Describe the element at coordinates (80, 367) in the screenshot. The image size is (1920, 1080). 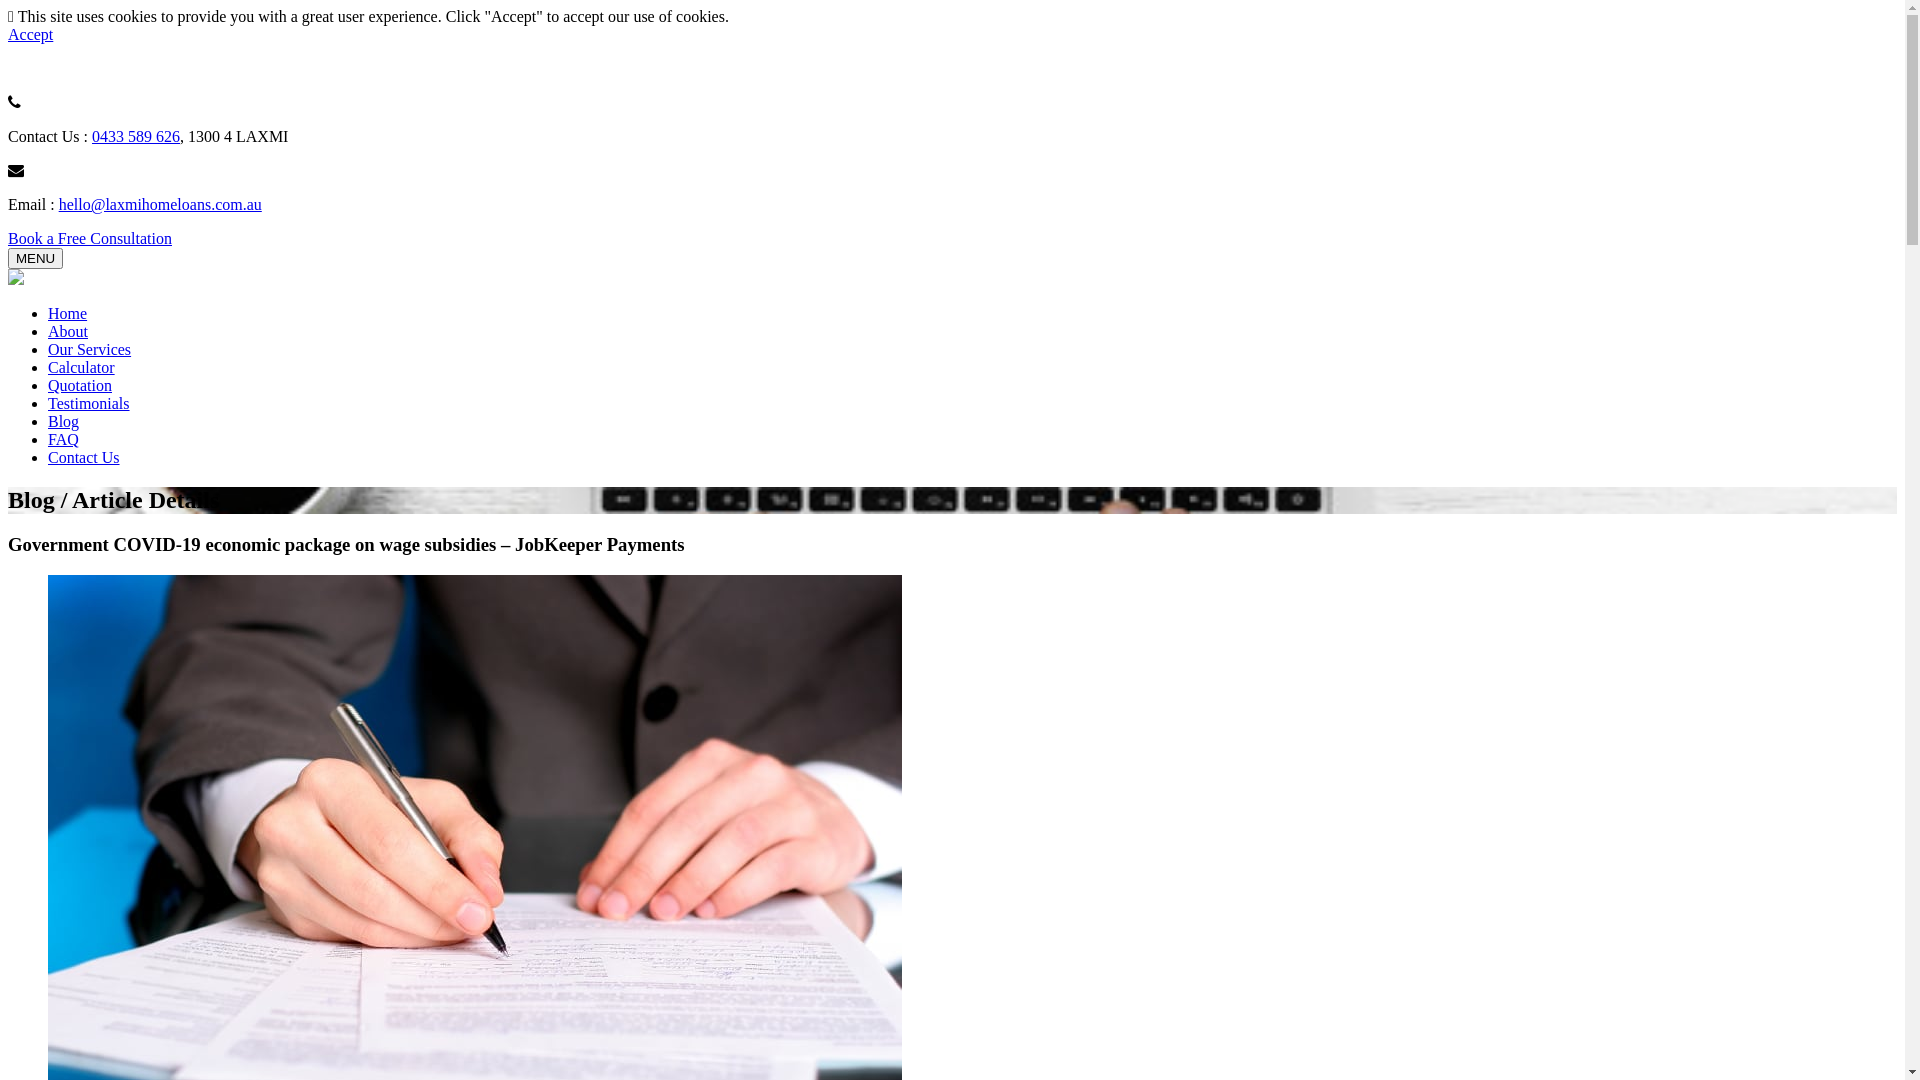
I see `'Calculator'` at that location.